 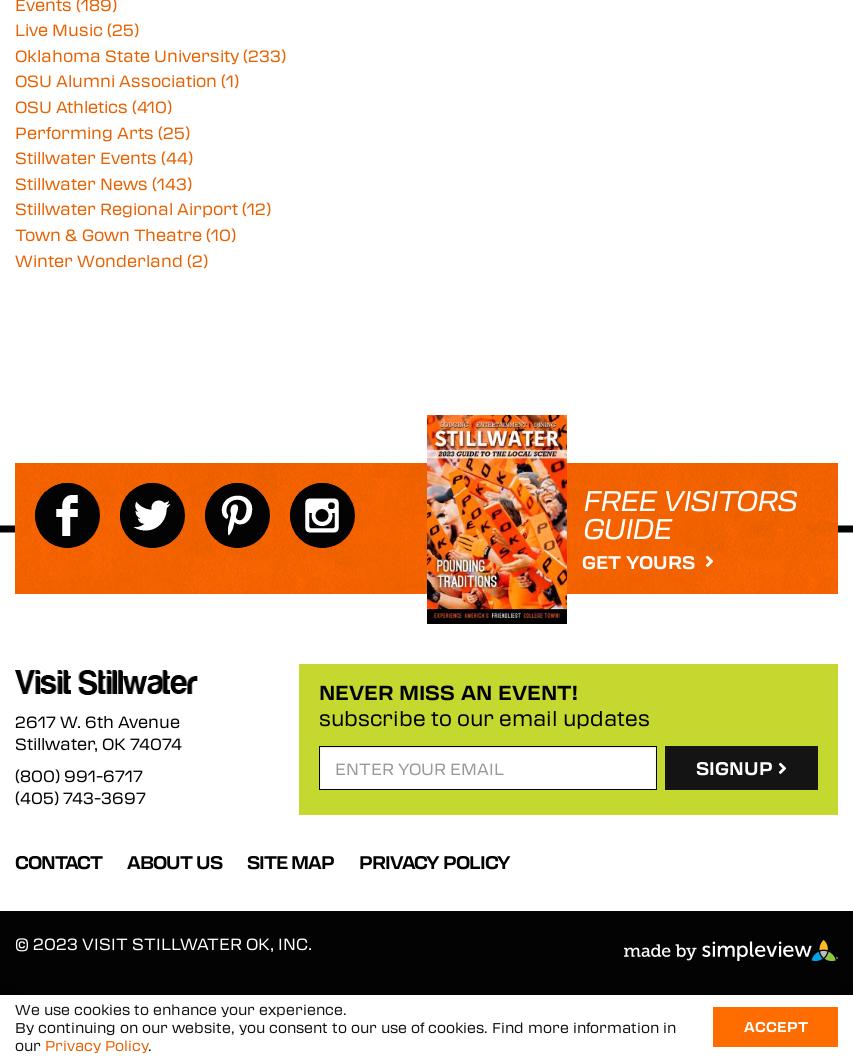 I want to click on 'Live Music', so click(x=14, y=29).